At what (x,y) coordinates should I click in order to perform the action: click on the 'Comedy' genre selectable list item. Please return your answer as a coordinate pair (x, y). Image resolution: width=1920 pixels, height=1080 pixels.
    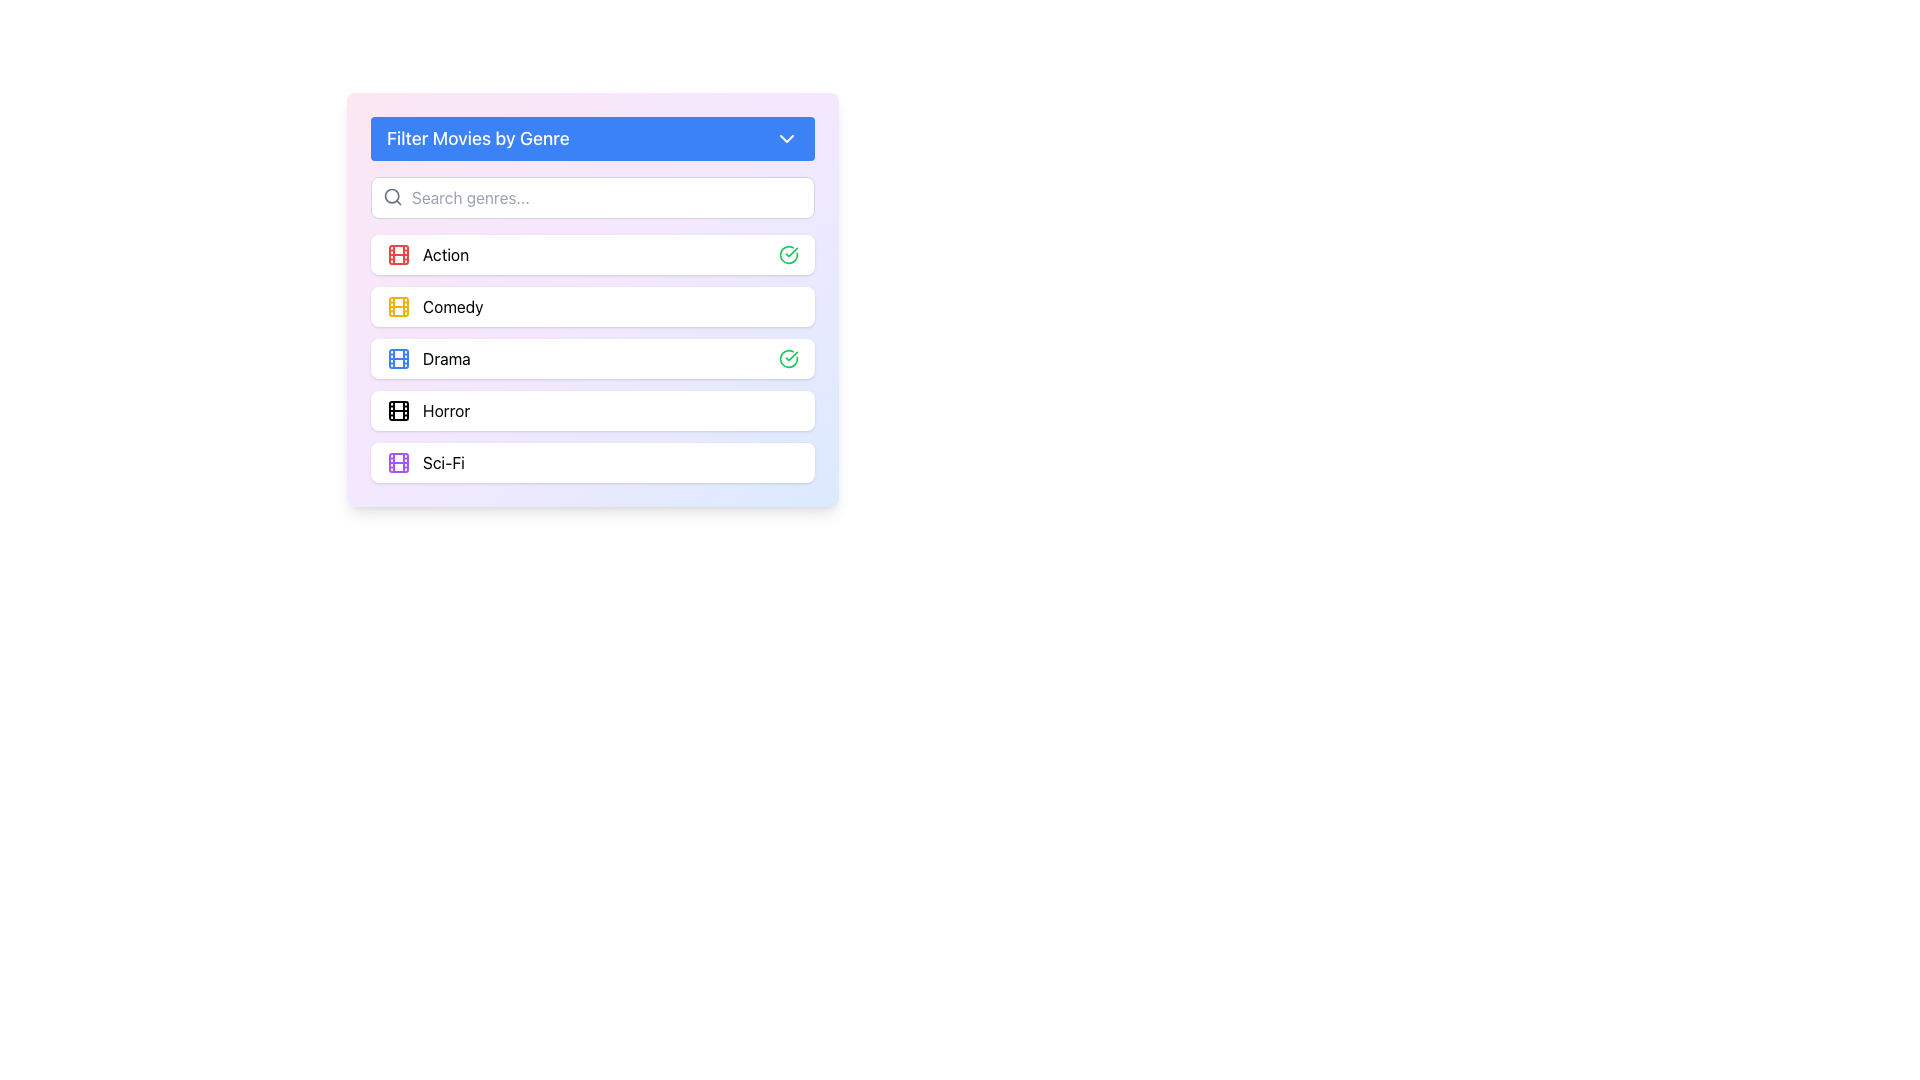
    Looking at the image, I should click on (592, 307).